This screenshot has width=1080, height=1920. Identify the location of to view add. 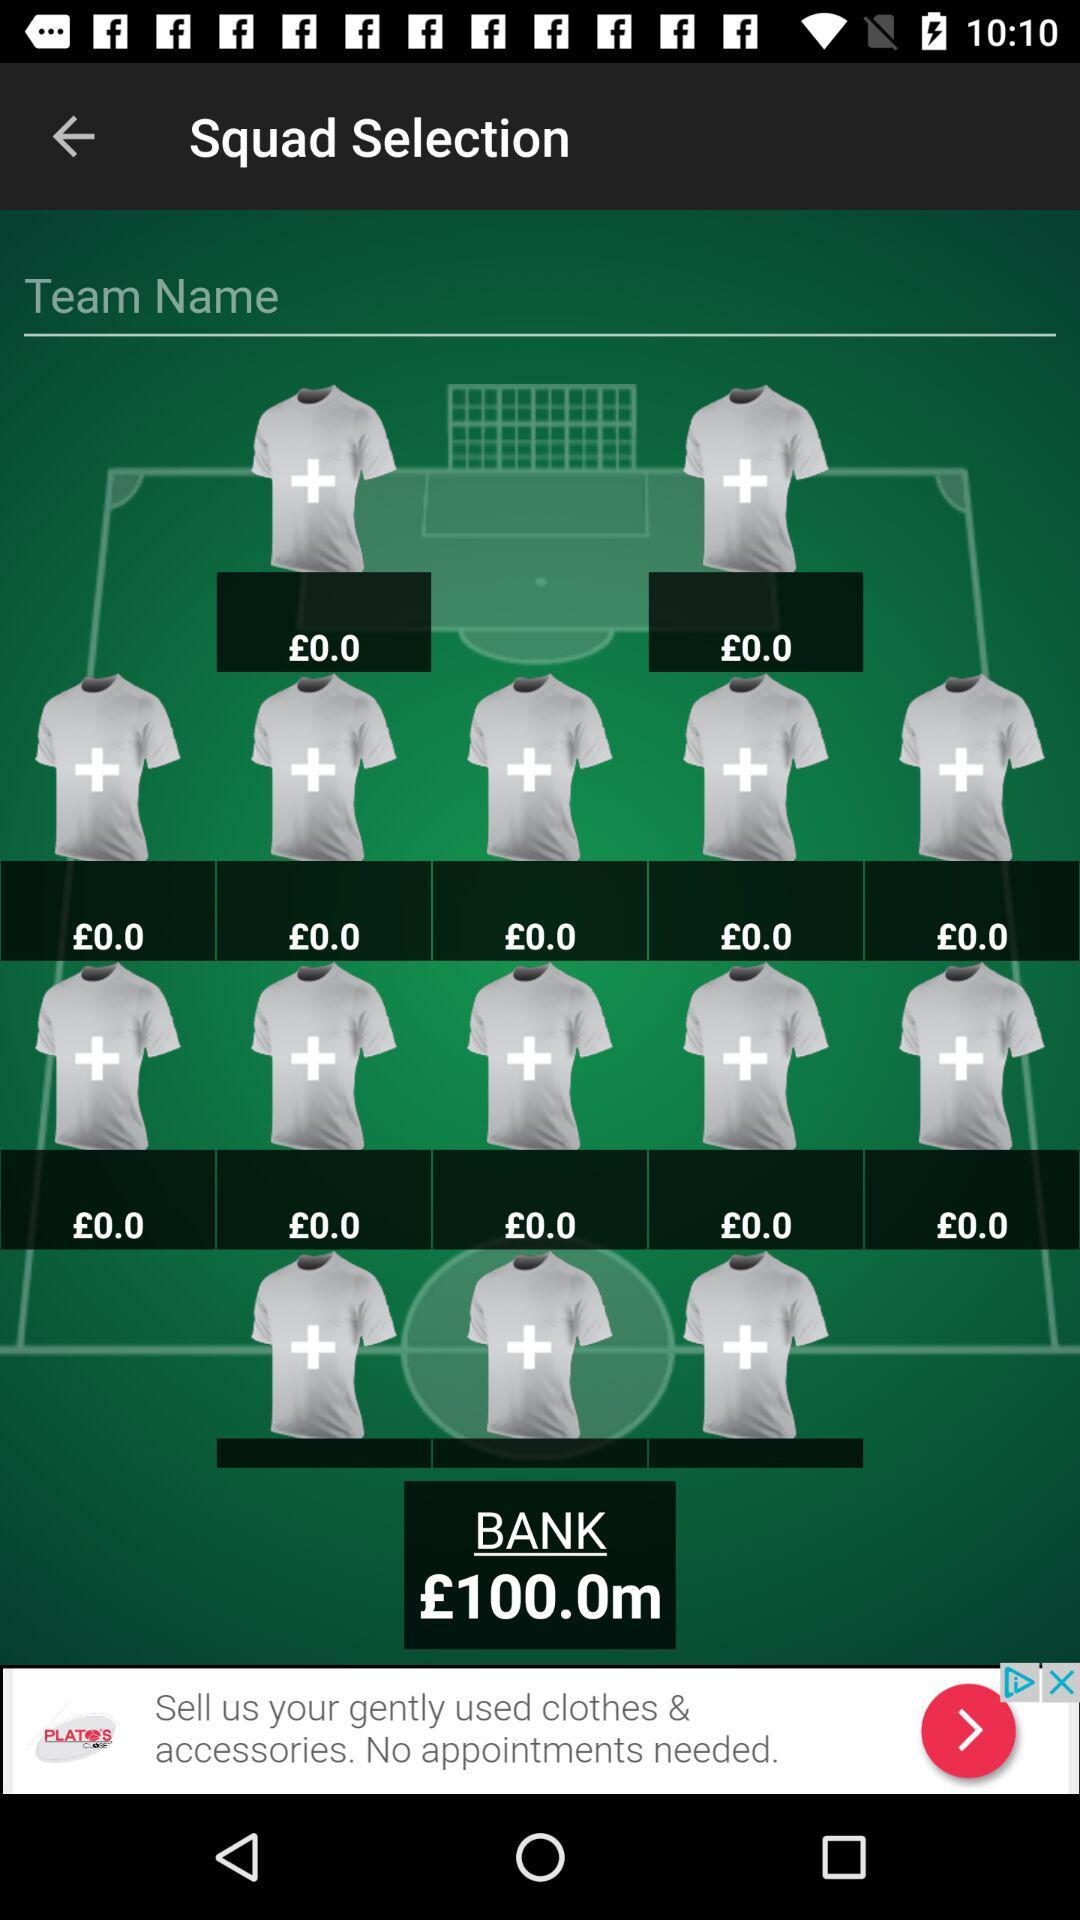
(540, 1727).